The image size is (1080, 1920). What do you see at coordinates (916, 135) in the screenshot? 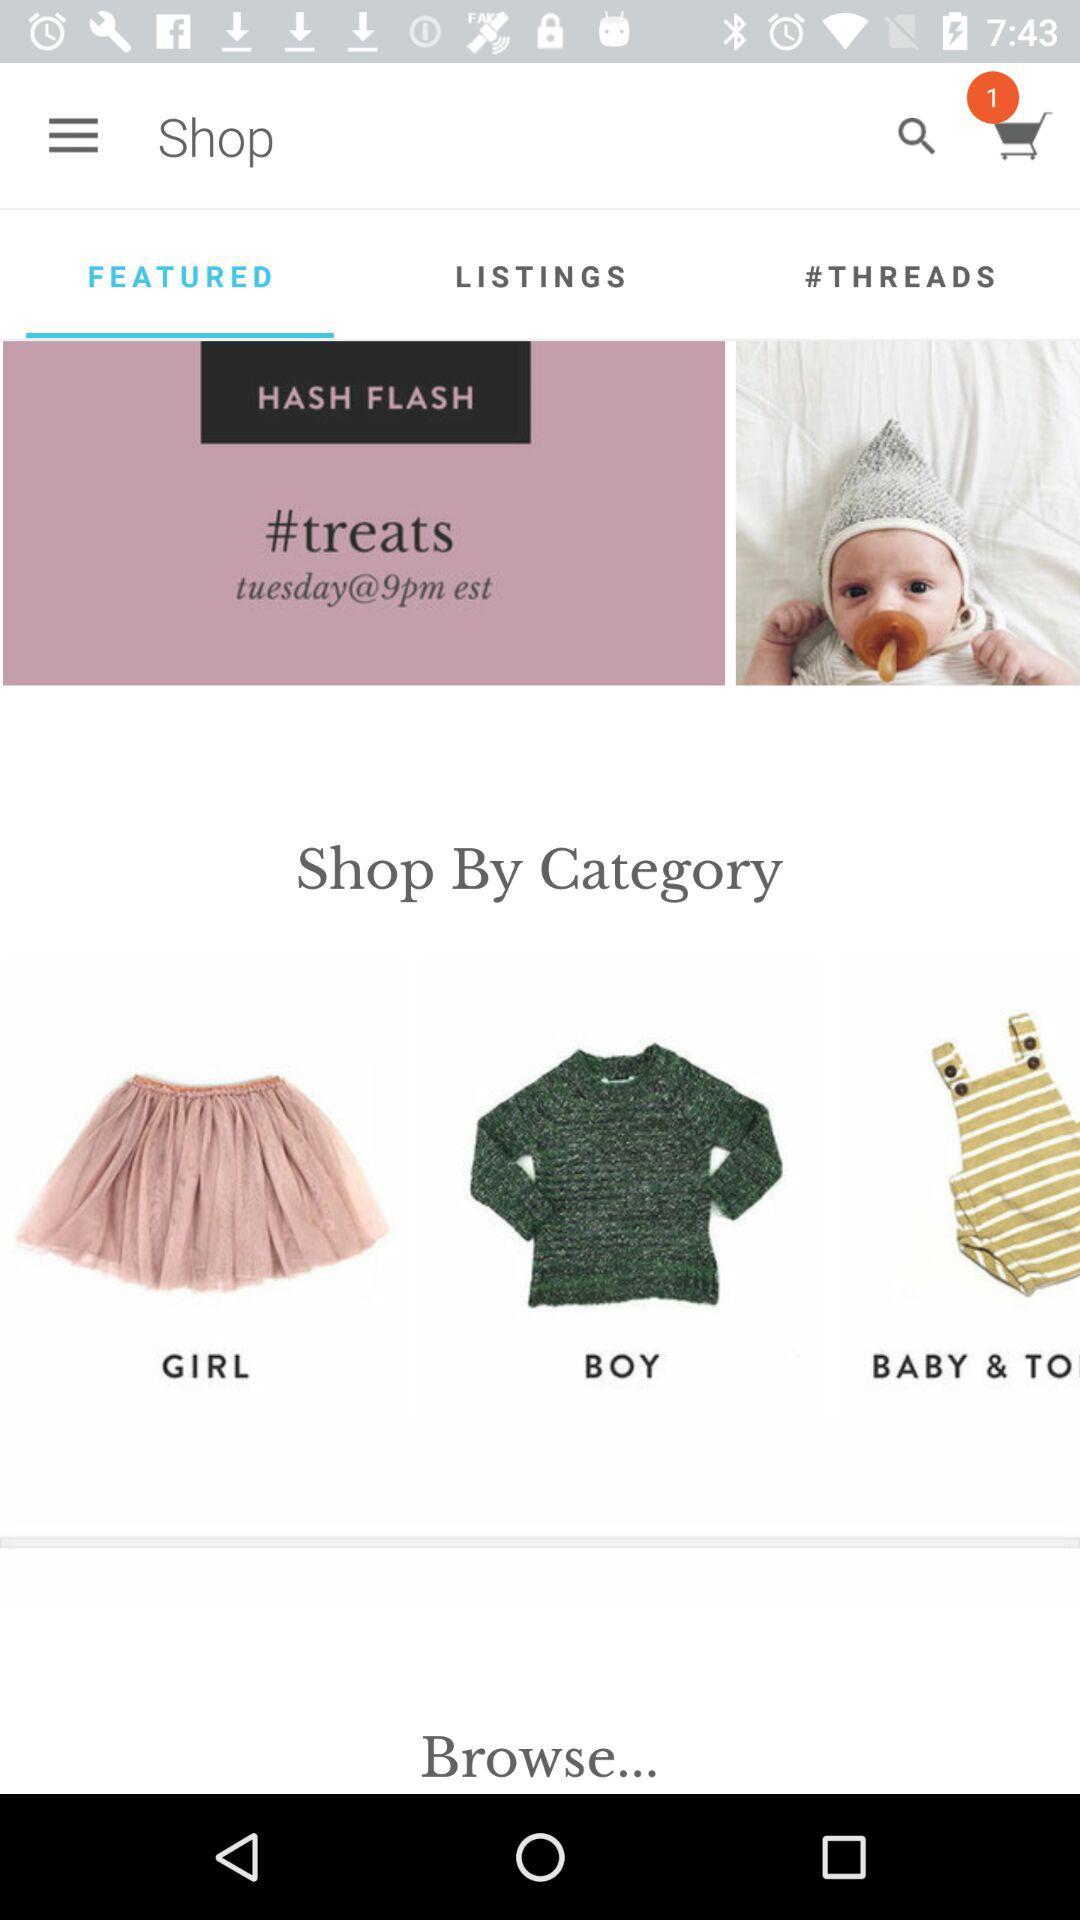
I see `the item above the #threads` at bounding box center [916, 135].